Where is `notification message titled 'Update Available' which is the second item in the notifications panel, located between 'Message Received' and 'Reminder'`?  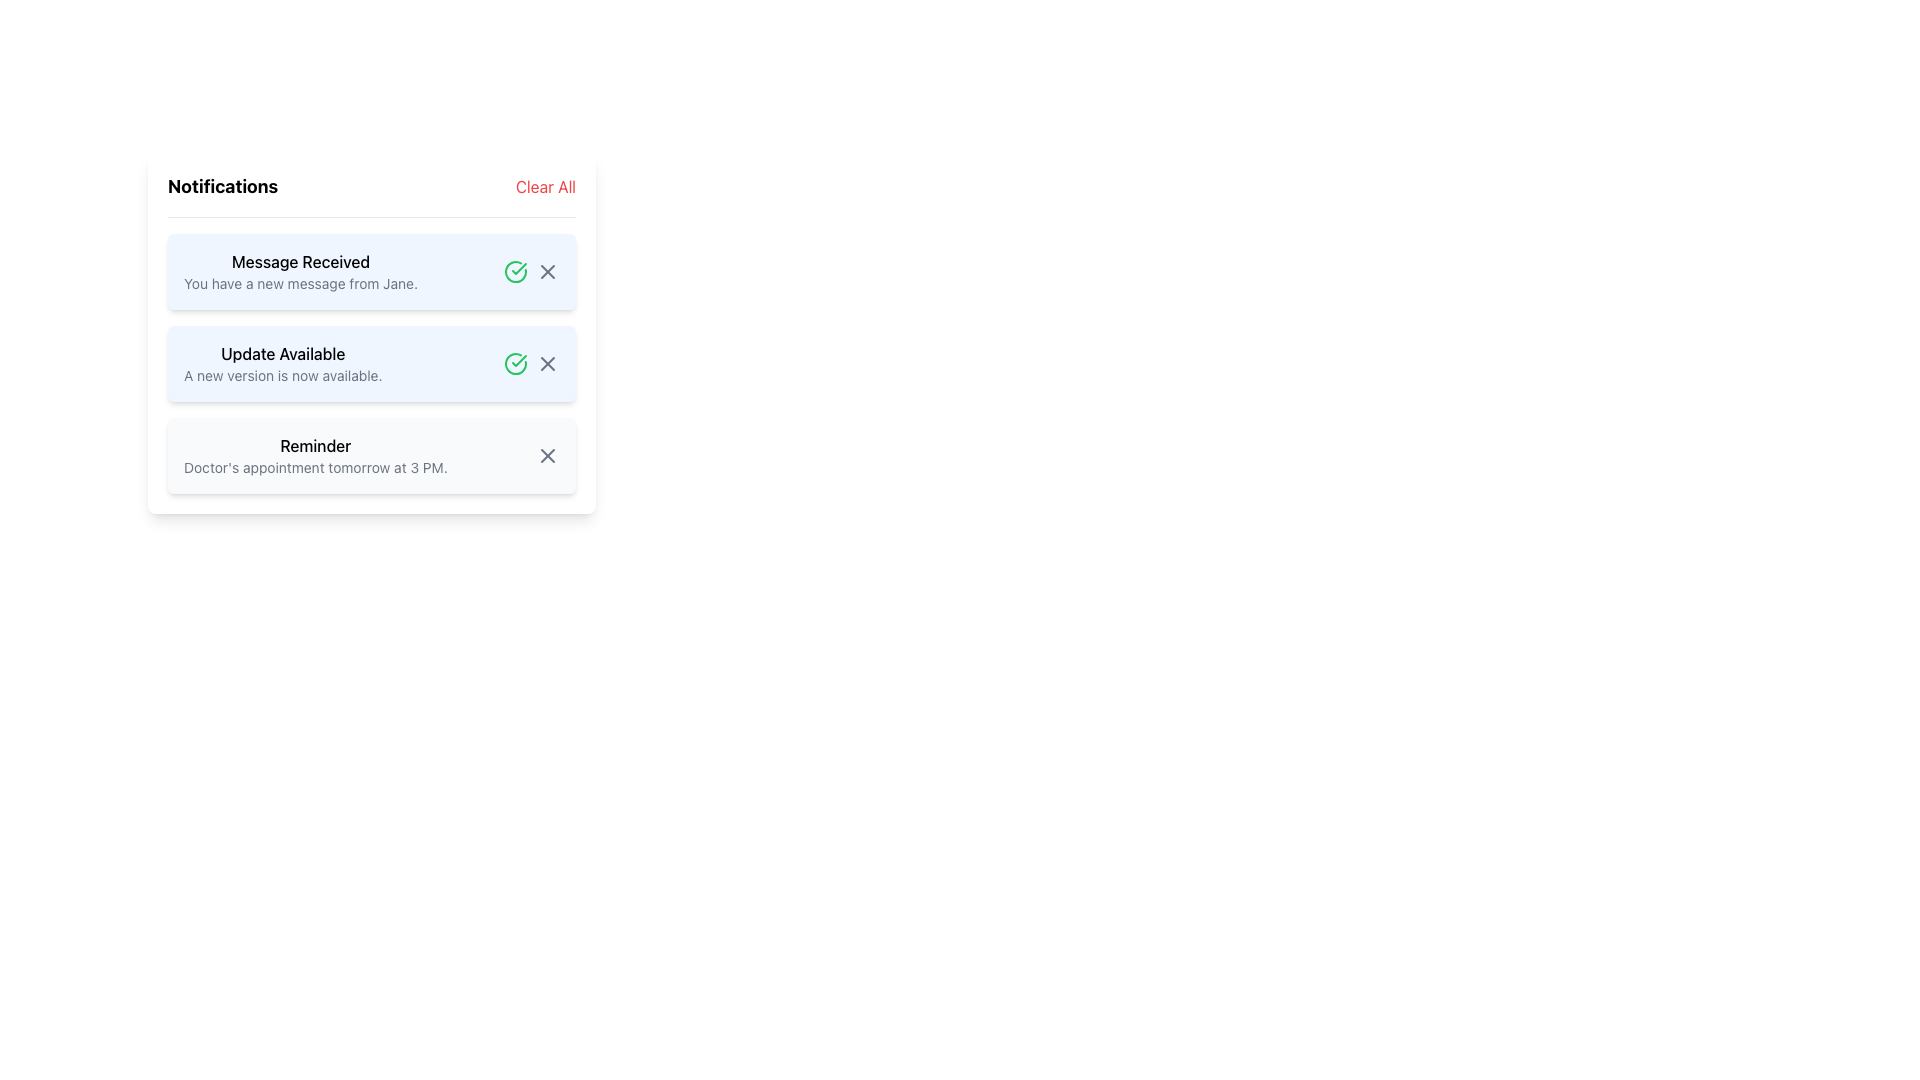
notification message titled 'Update Available' which is the second item in the notifications panel, located between 'Message Received' and 'Reminder' is located at coordinates (282, 363).